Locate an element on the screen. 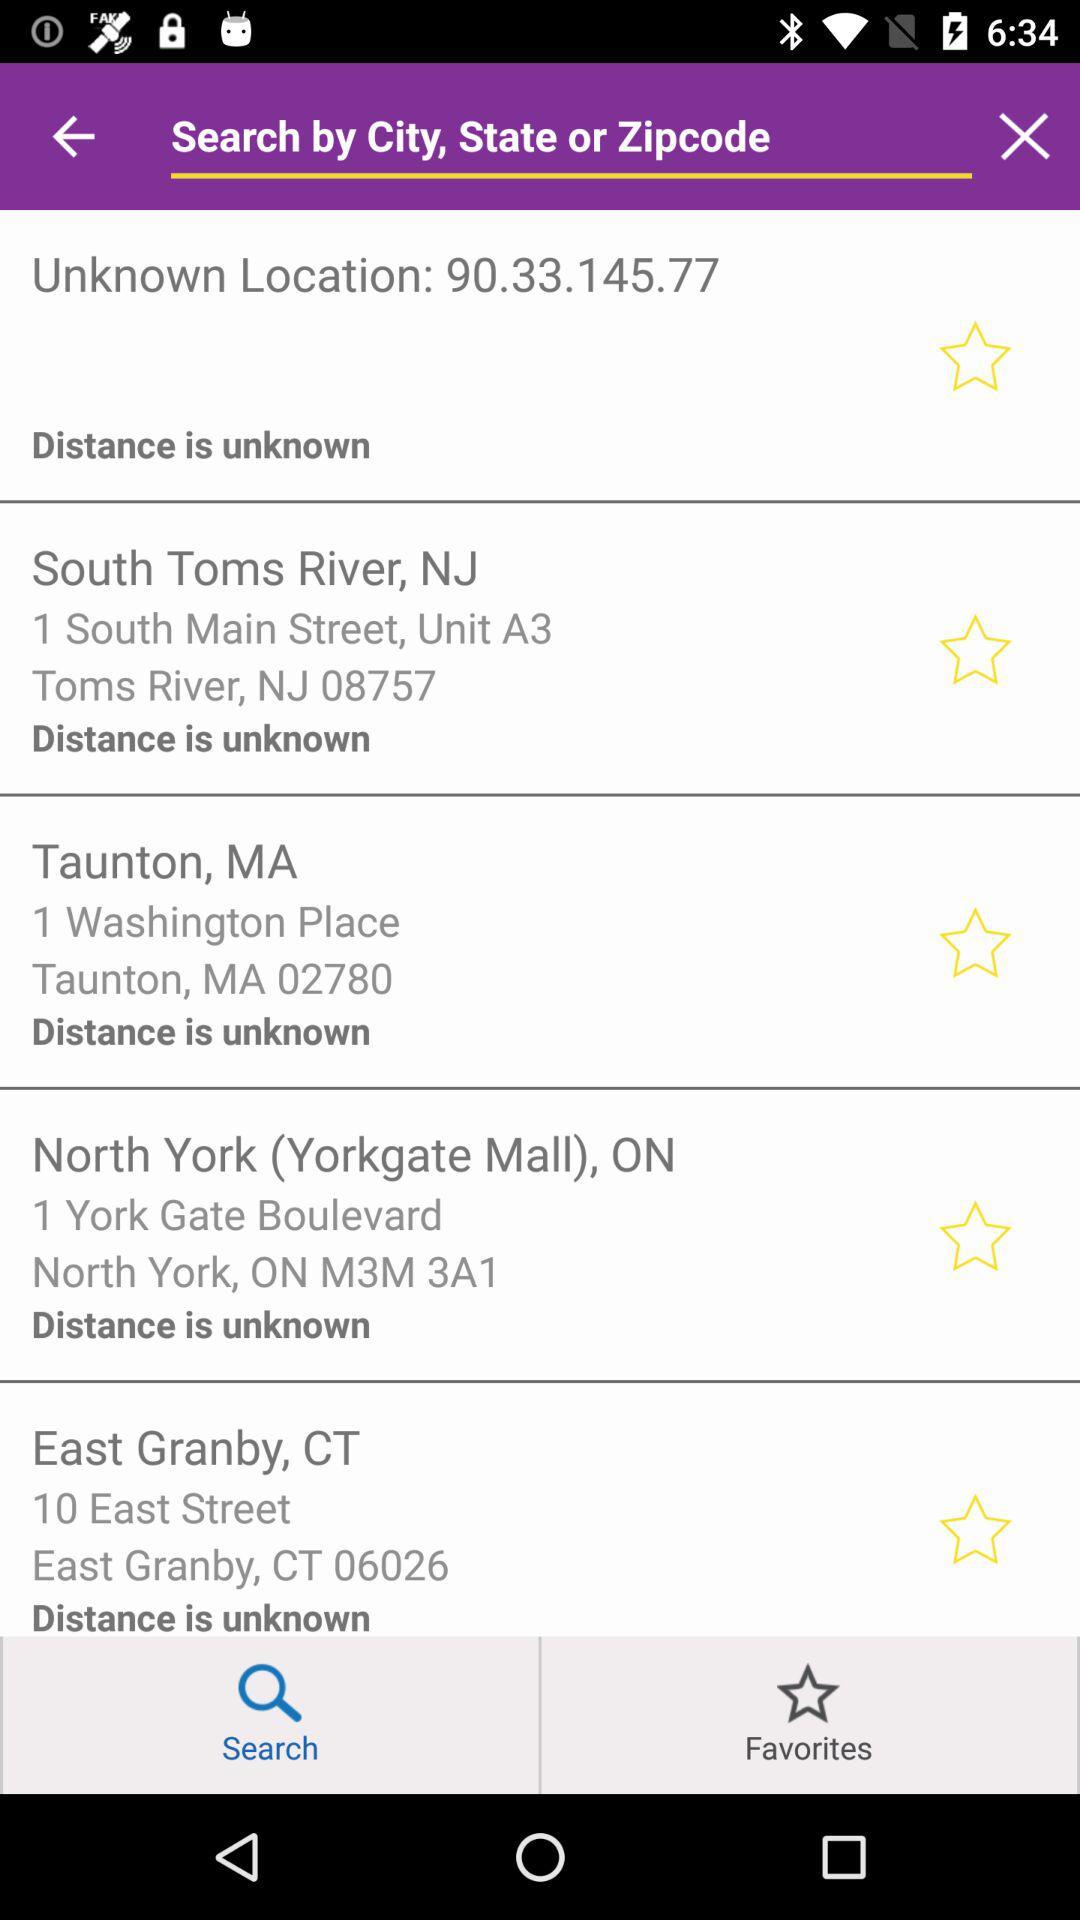 The image size is (1080, 1920). put this location in your favourites is located at coordinates (973, 1527).